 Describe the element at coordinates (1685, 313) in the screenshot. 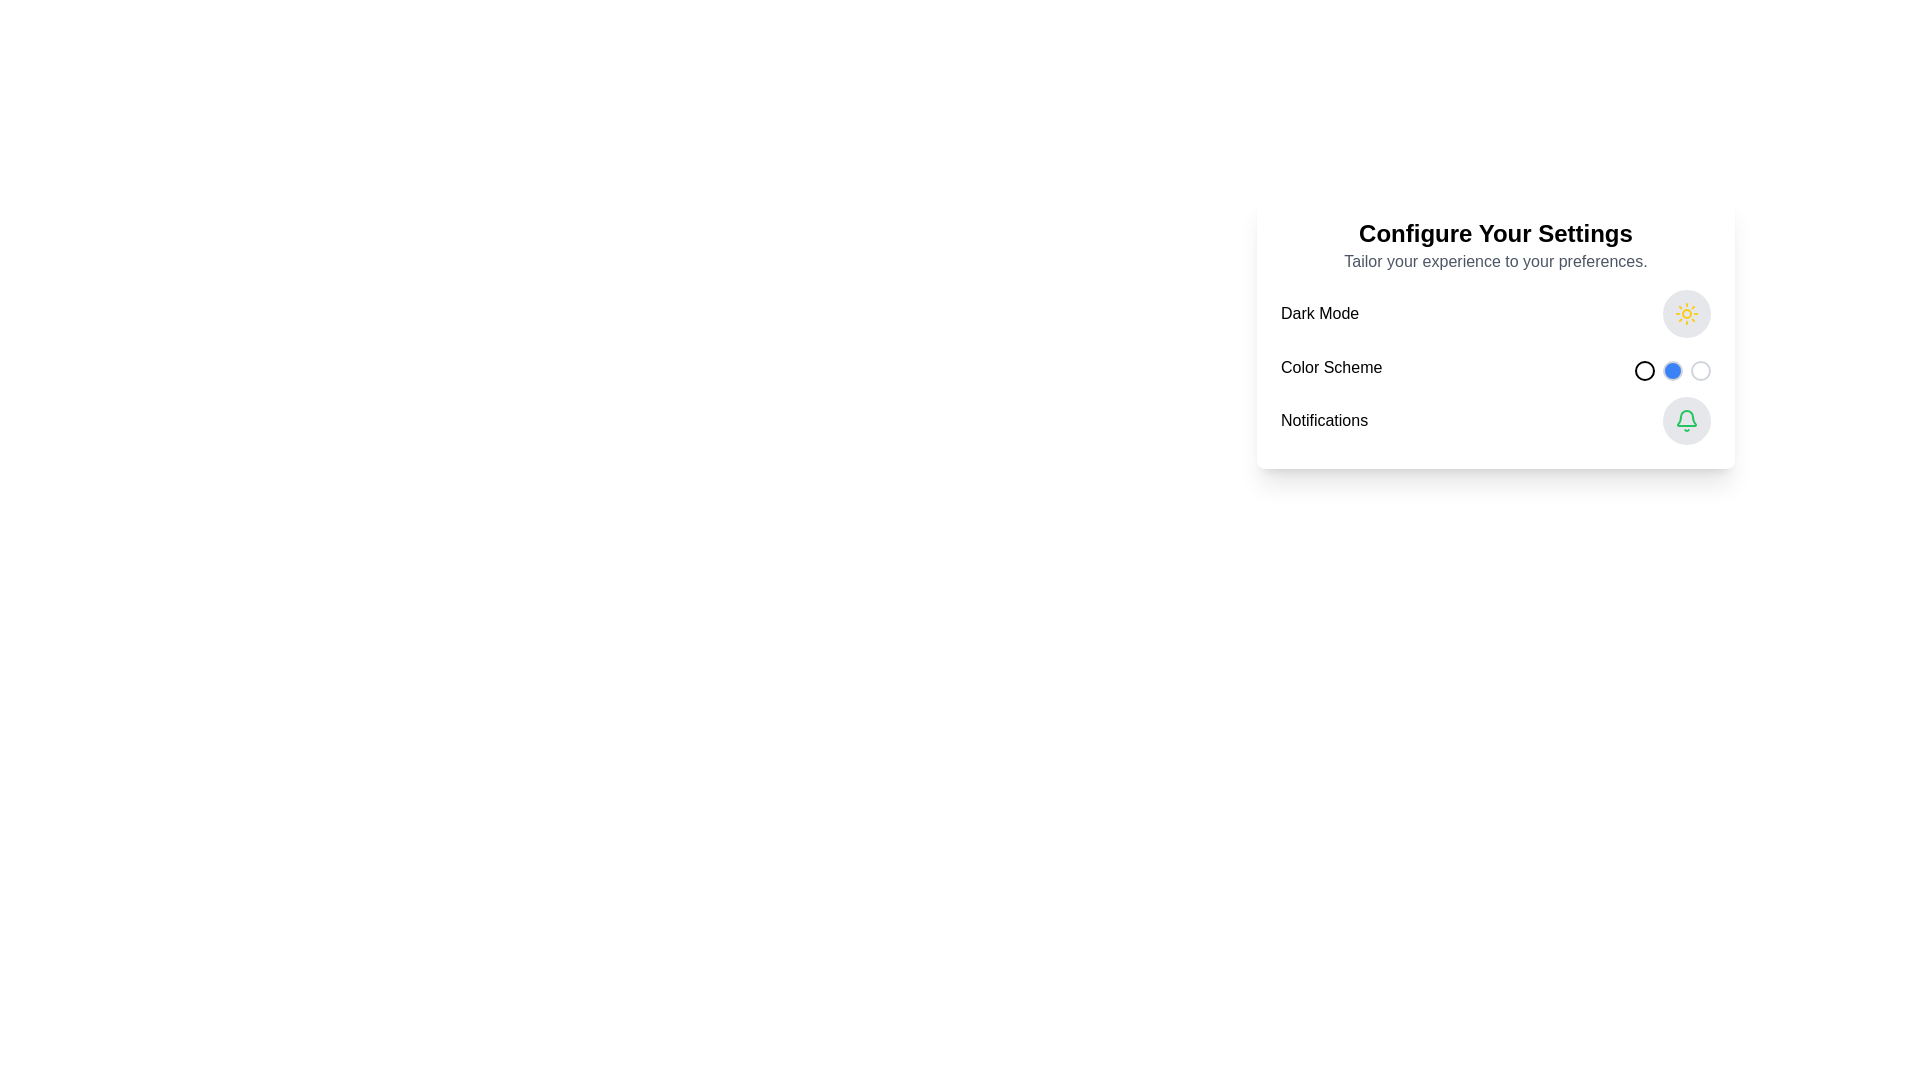

I see `the toggle button for adjusting brightness, located to the right of the 'Dark Mode' text label in the settings menu` at that location.